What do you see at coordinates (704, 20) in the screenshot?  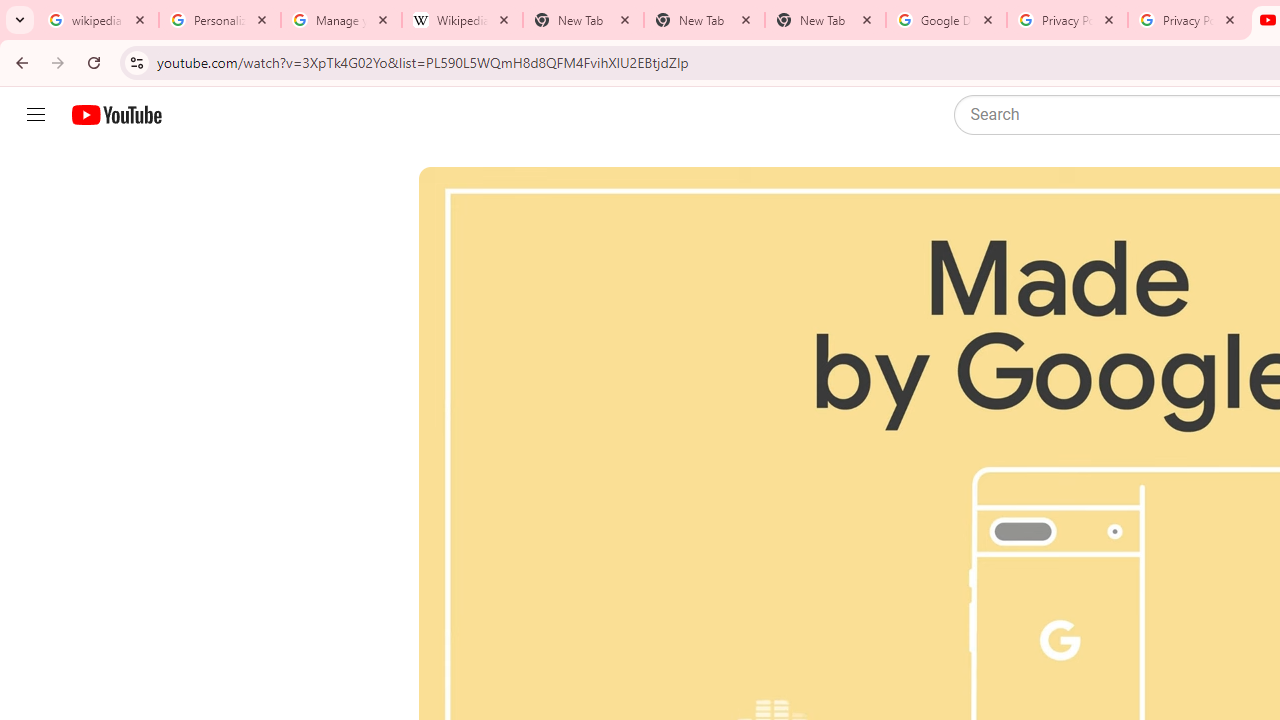 I see `'New Tab'` at bounding box center [704, 20].